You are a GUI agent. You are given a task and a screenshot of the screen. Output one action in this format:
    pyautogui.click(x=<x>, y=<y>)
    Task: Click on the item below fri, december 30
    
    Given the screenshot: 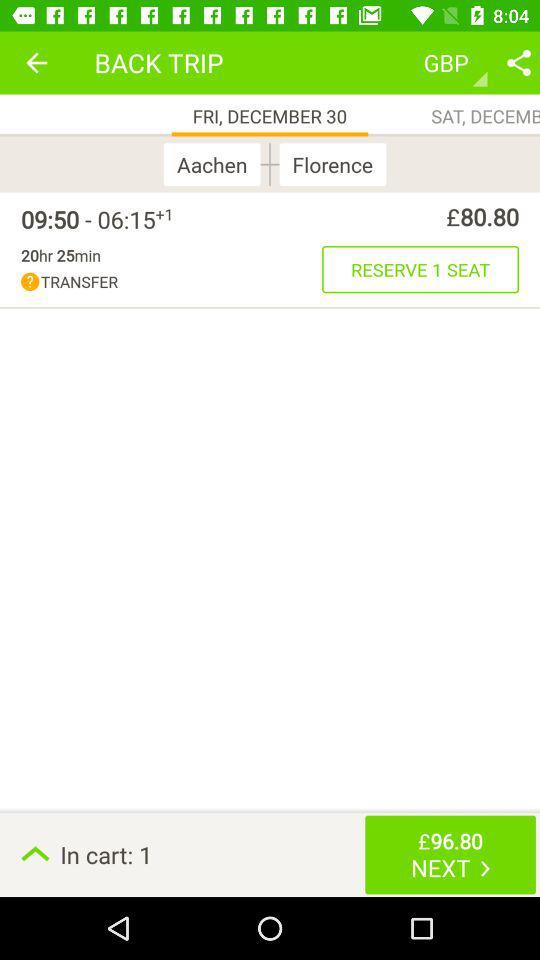 What is the action you would take?
    pyautogui.click(x=215, y=163)
    